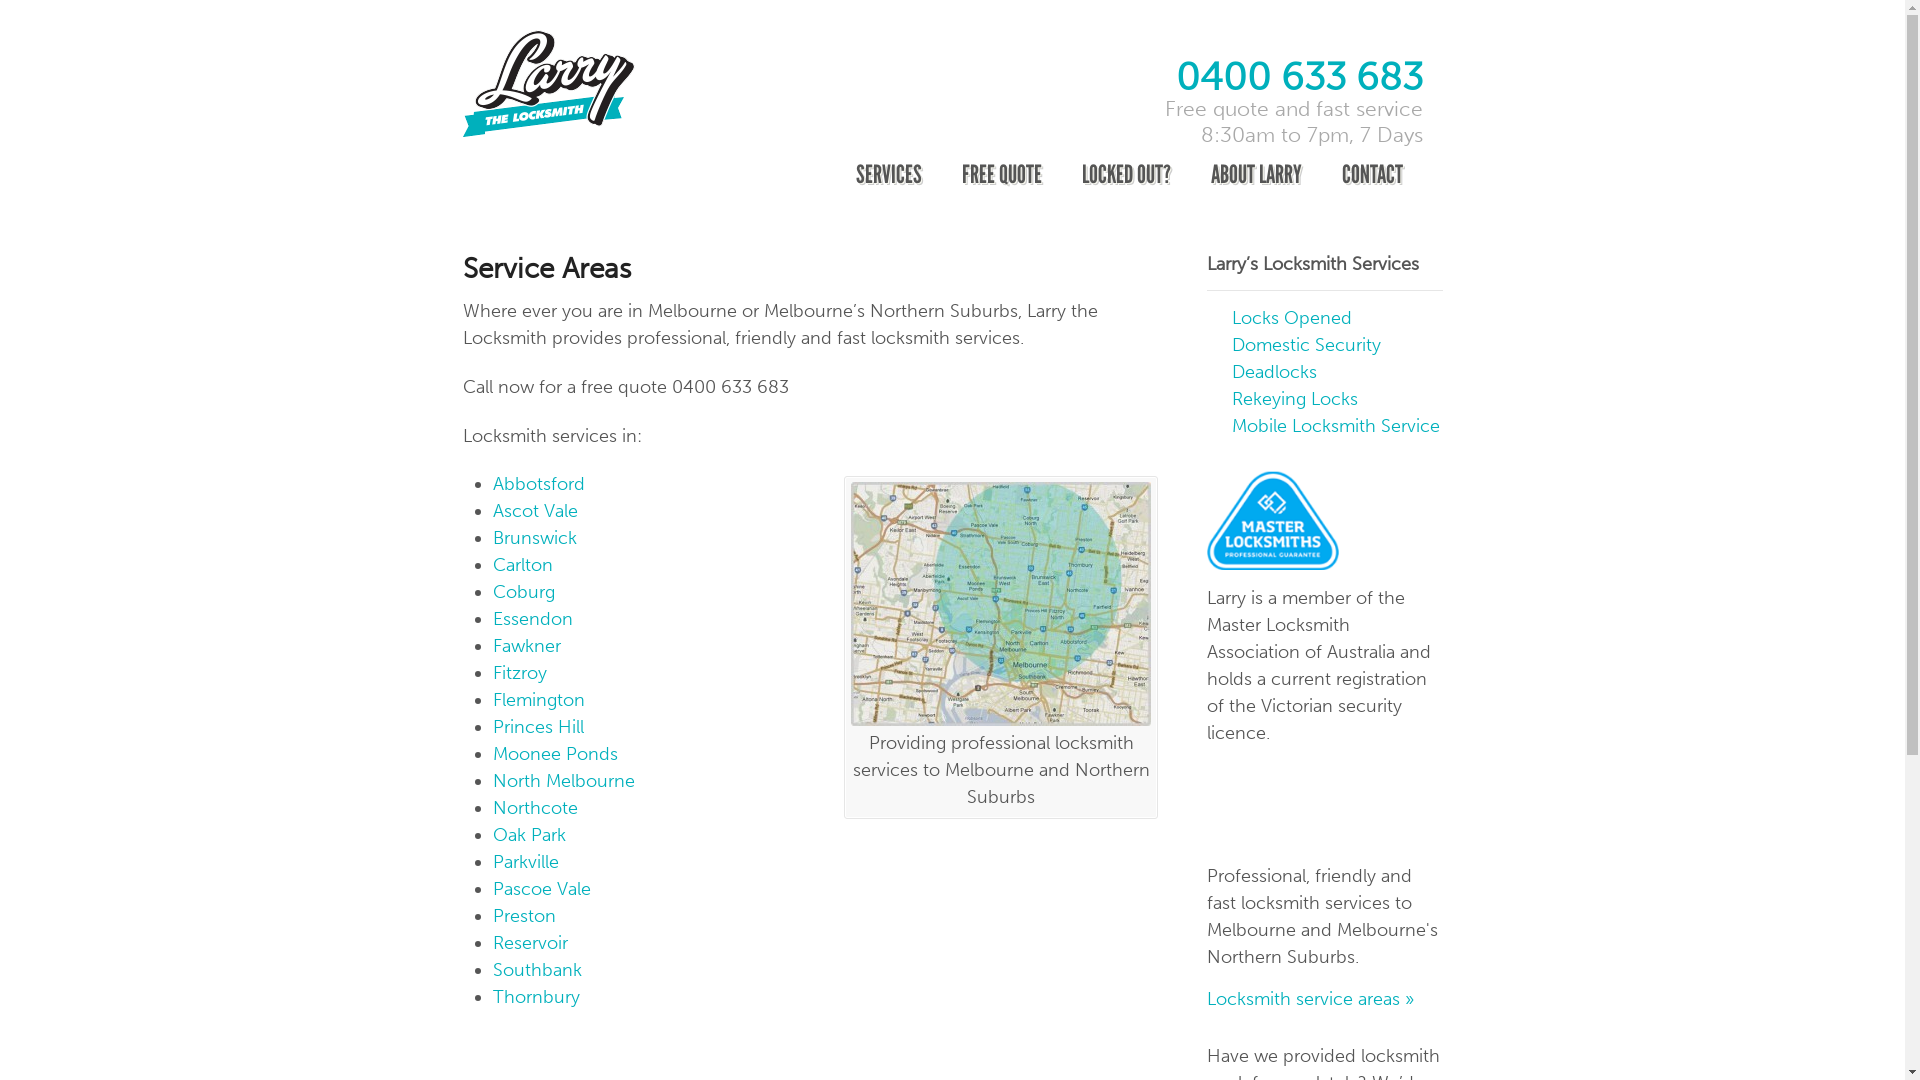 Image resolution: width=1920 pixels, height=1080 pixels. What do you see at coordinates (522, 564) in the screenshot?
I see `'Carlton'` at bounding box center [522, 564].